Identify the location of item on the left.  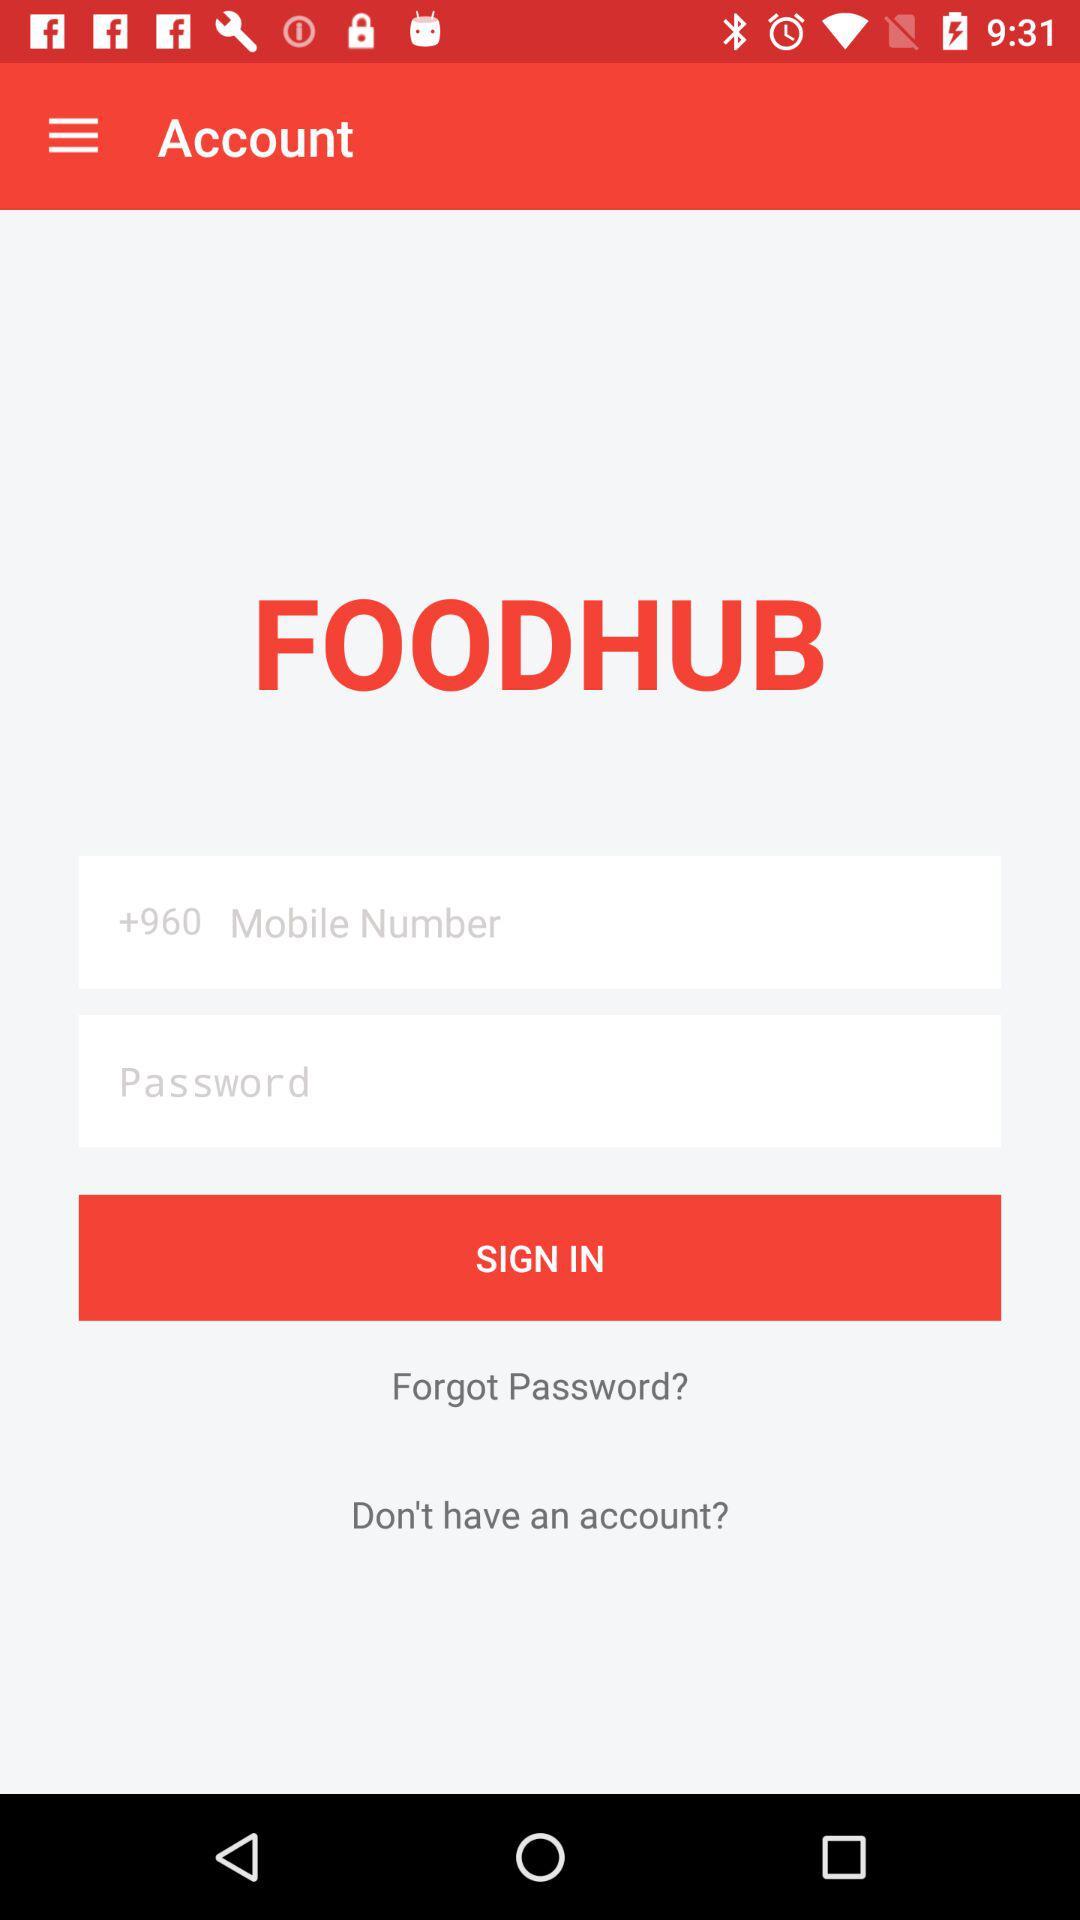
(146, 919).